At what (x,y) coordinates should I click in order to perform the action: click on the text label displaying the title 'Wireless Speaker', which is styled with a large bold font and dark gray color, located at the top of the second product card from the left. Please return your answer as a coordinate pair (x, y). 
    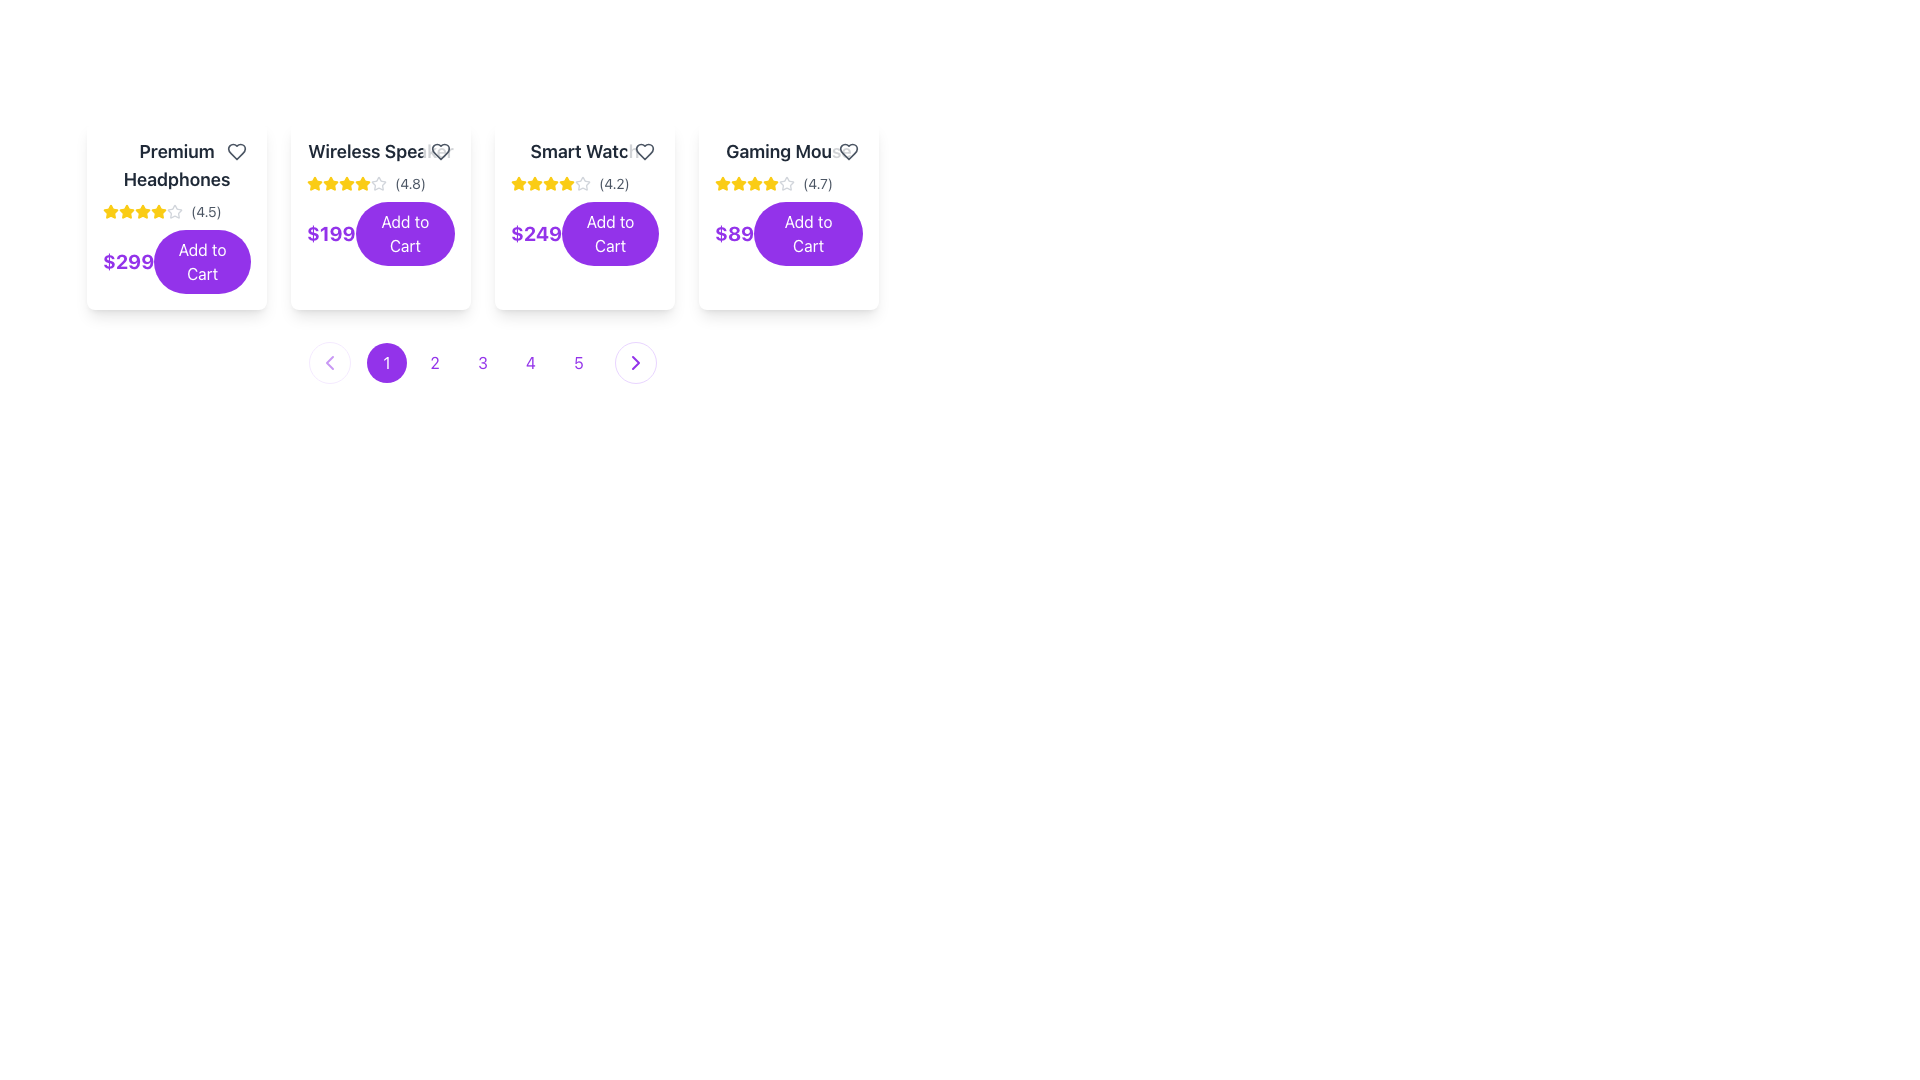
    Looking at the image, I should click on (380, 150).